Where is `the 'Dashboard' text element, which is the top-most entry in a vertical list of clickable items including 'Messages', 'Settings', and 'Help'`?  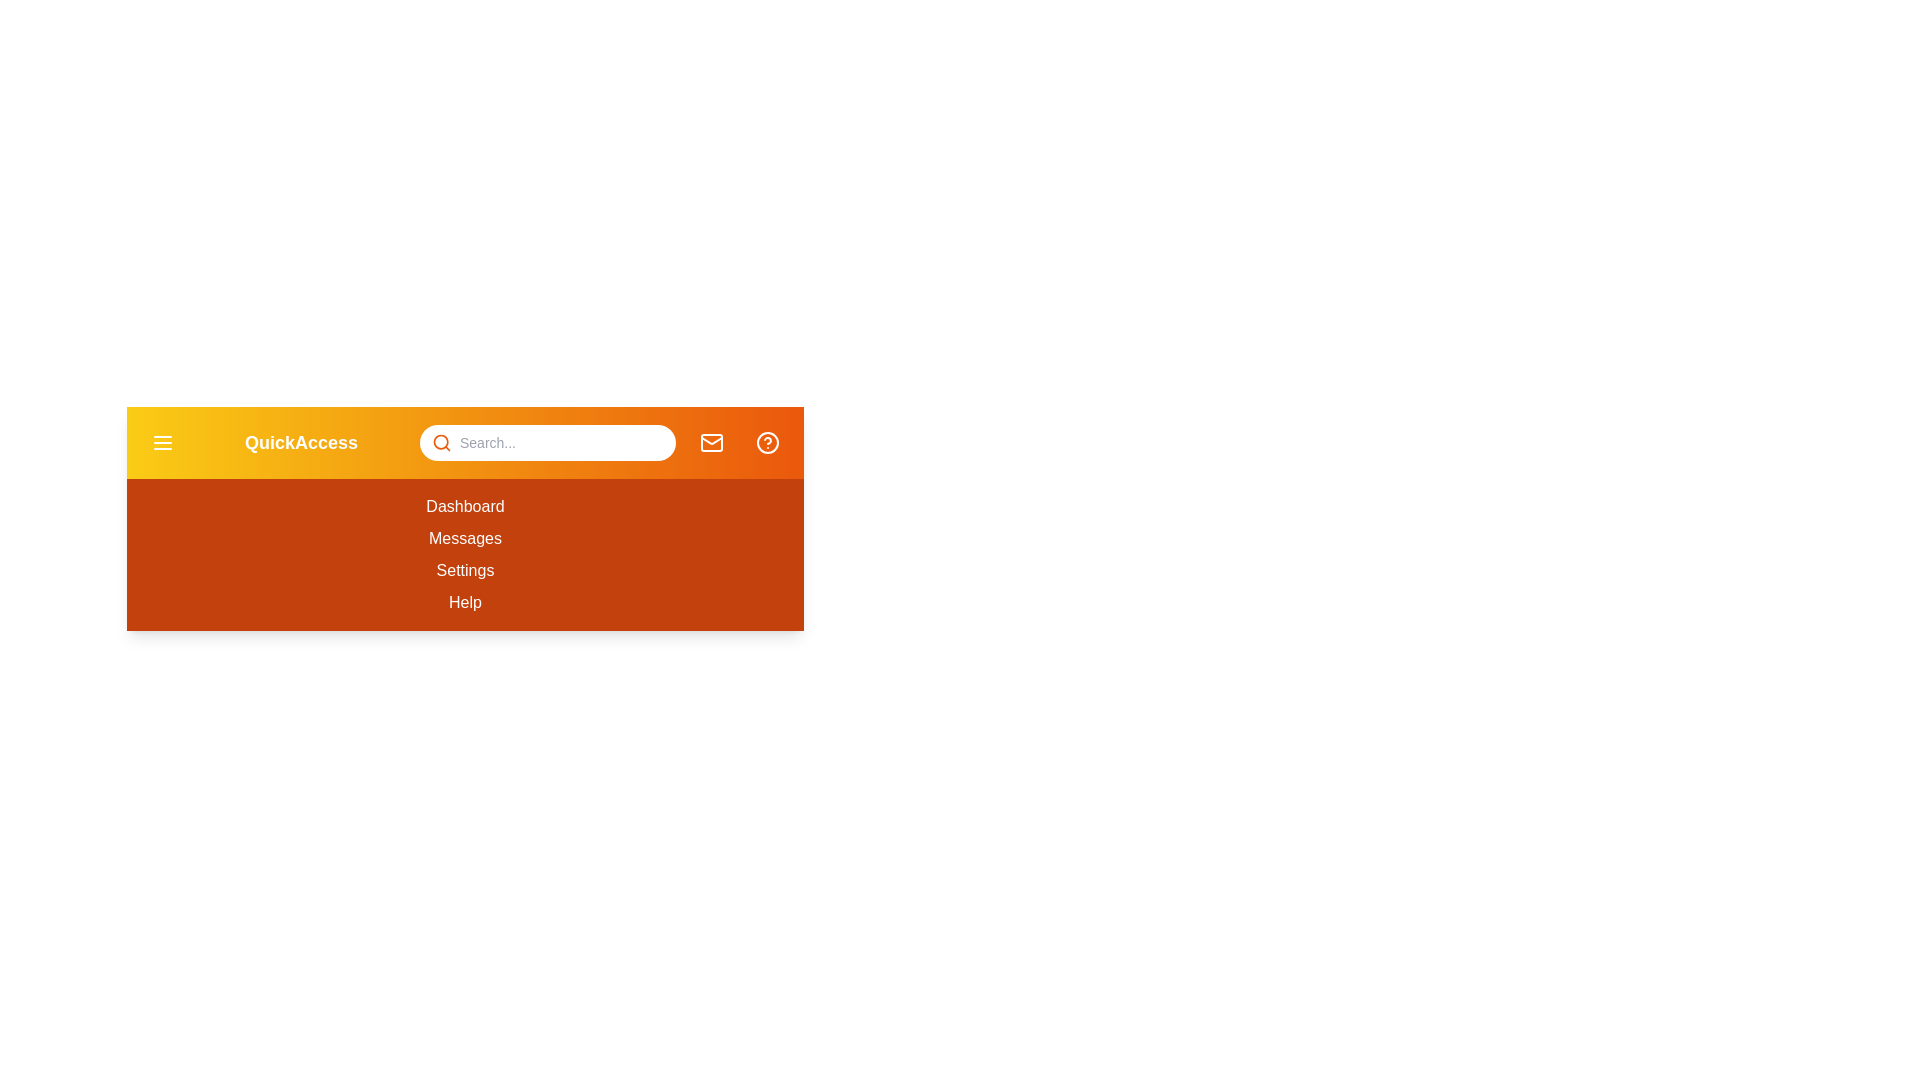 the 'Dashboard' text element, which is the top-most entry in a vertical list of clickable items including 'Messages', 'Settings', and 'Help' is located at coordinates (464, 505).